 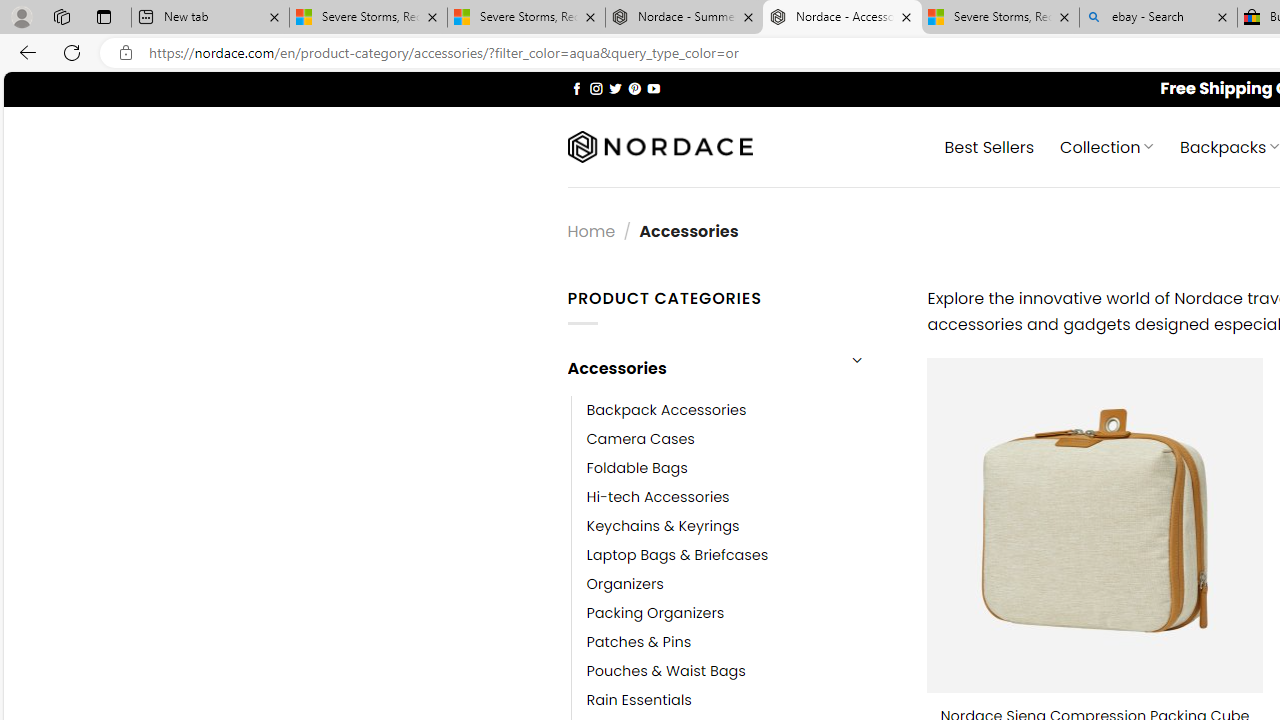 I want to click on 'Organizers', so click(x=624, y=585).